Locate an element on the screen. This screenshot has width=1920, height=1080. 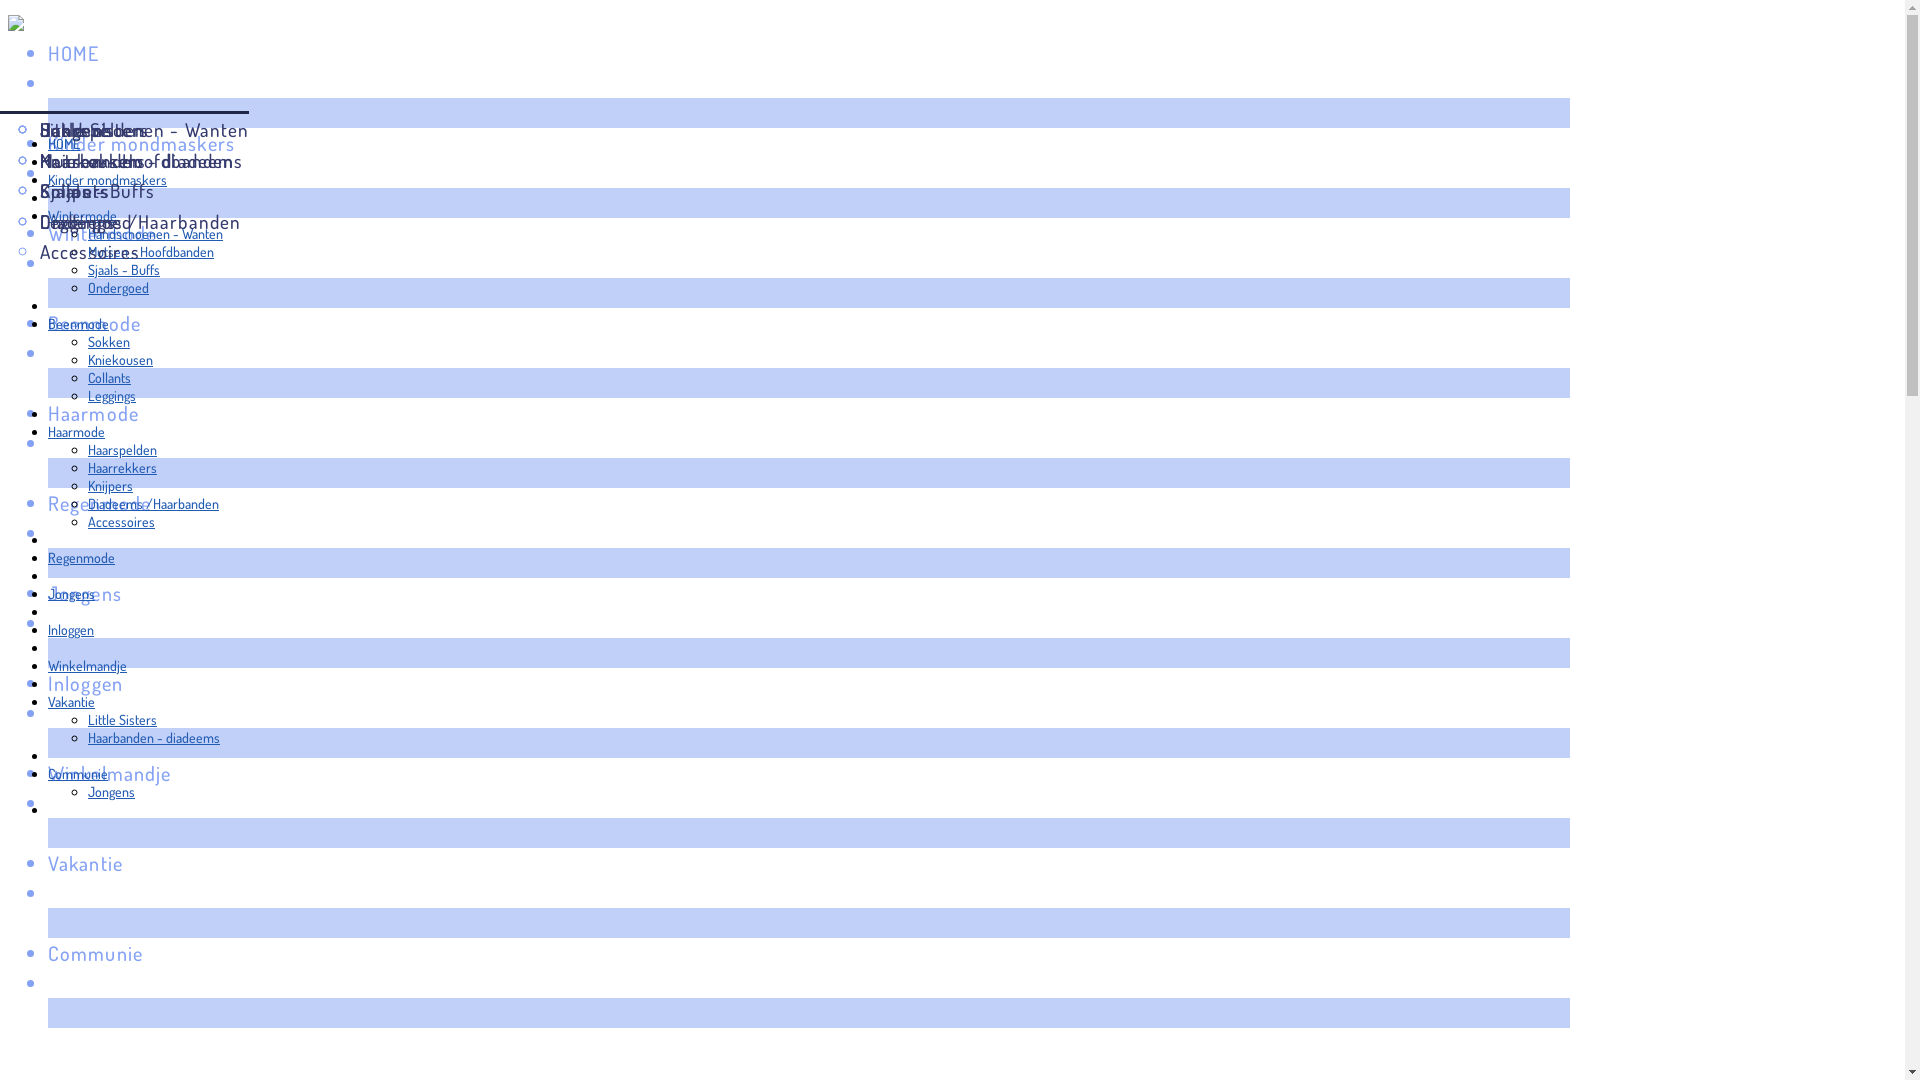
'Leggings' is located at coordinates (110, 395).